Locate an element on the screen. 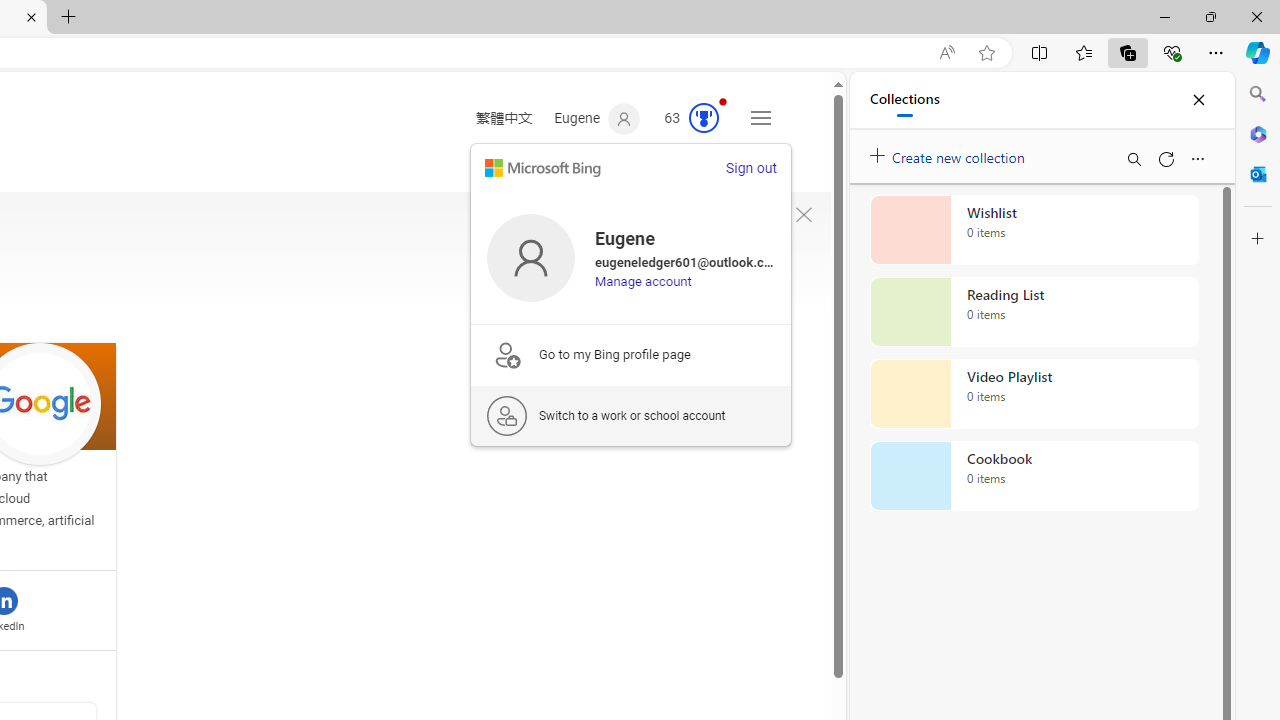  'Eugene' is located at coordinates (596, 119).